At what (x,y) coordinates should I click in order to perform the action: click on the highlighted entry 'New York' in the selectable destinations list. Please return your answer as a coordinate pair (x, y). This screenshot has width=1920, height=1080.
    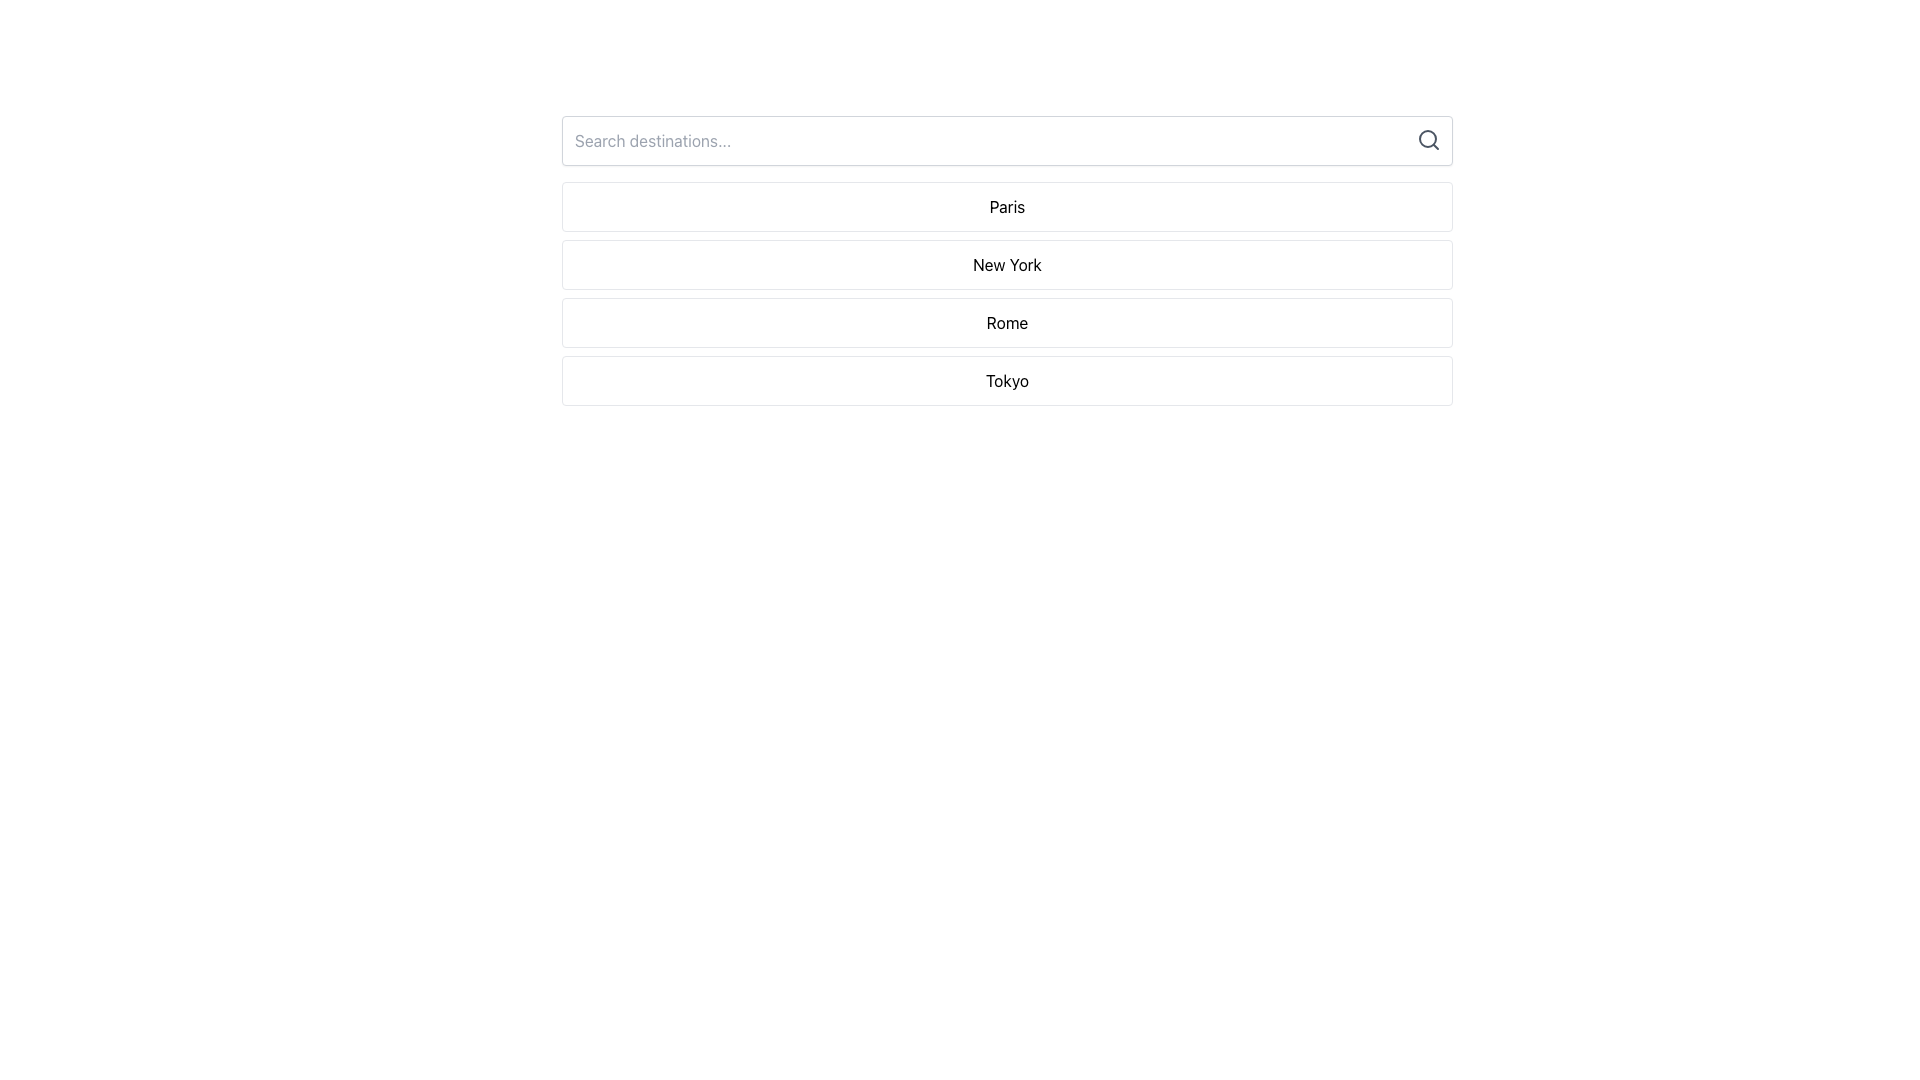
    Looking at the image, I should click on (1007, 260).